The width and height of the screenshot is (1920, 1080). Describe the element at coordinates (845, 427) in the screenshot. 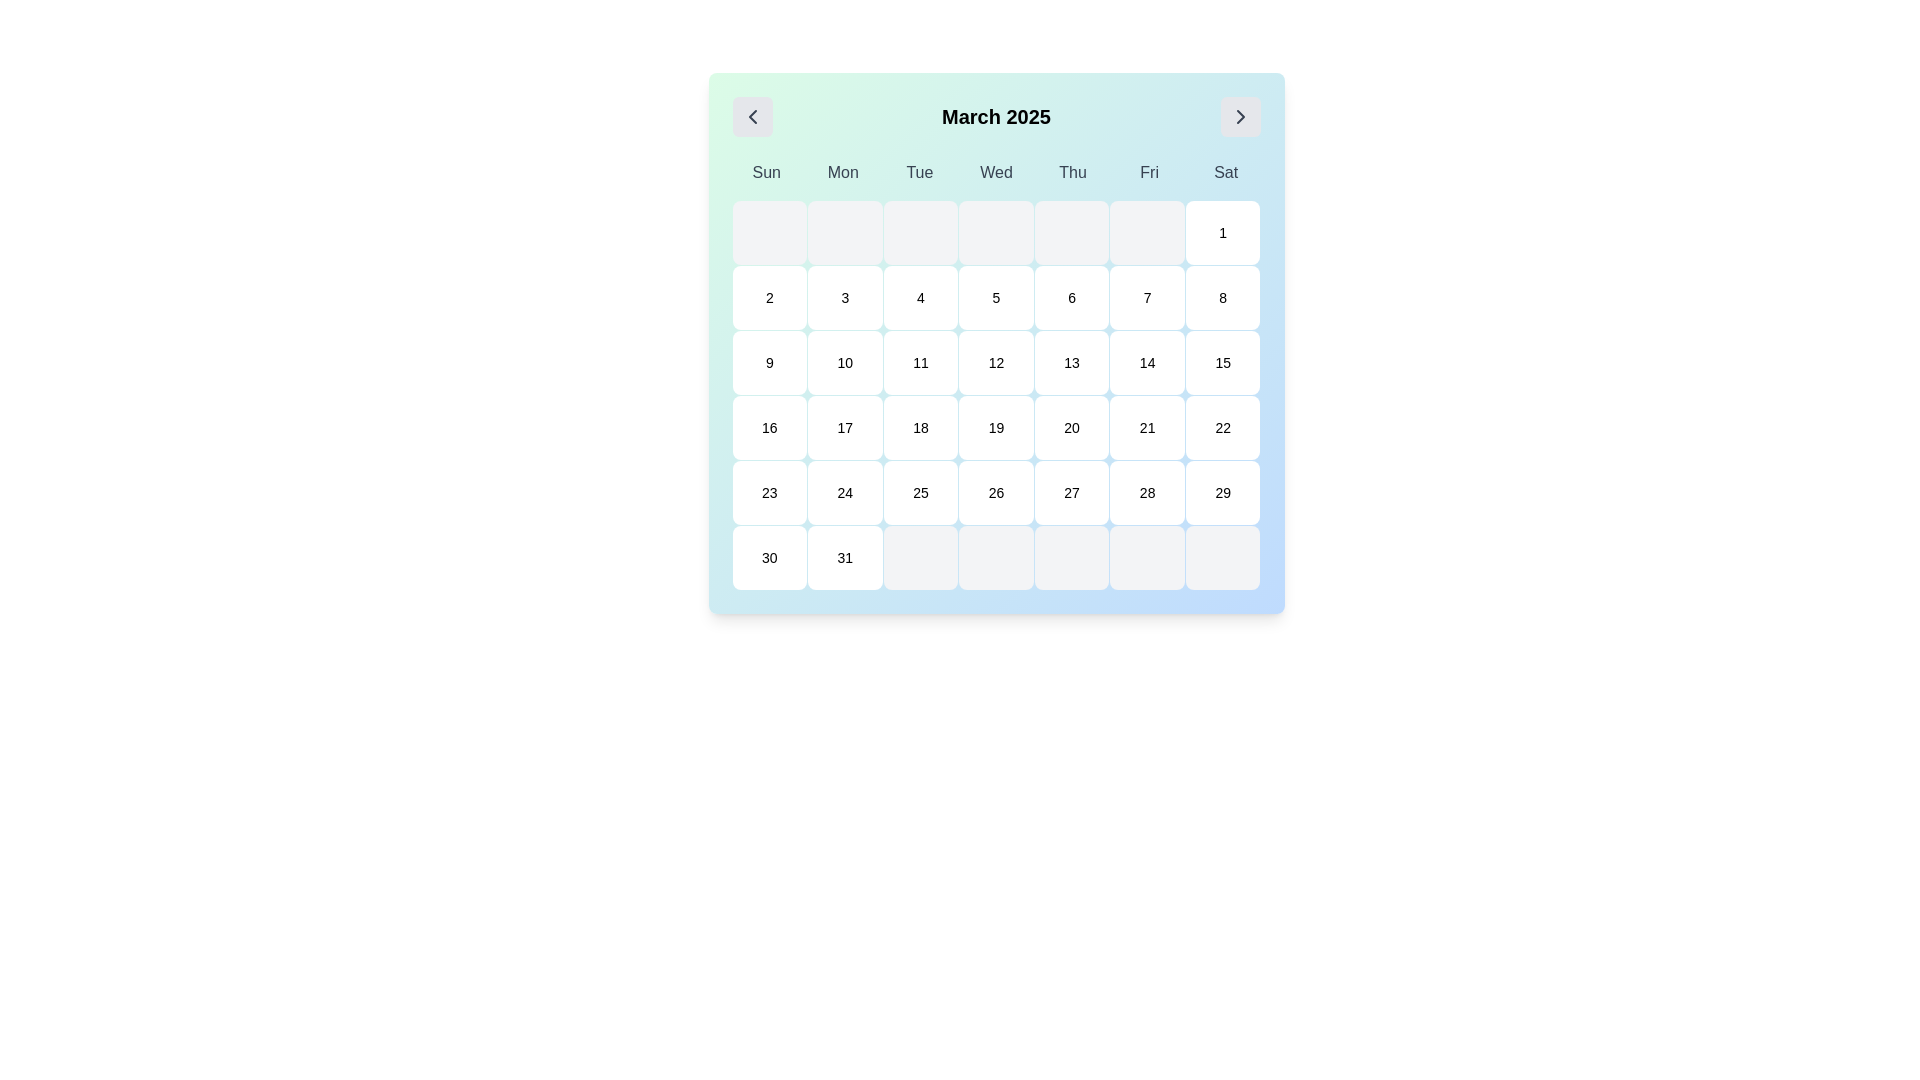

I see `the button representing the date '17' in the calendar view` at that location.